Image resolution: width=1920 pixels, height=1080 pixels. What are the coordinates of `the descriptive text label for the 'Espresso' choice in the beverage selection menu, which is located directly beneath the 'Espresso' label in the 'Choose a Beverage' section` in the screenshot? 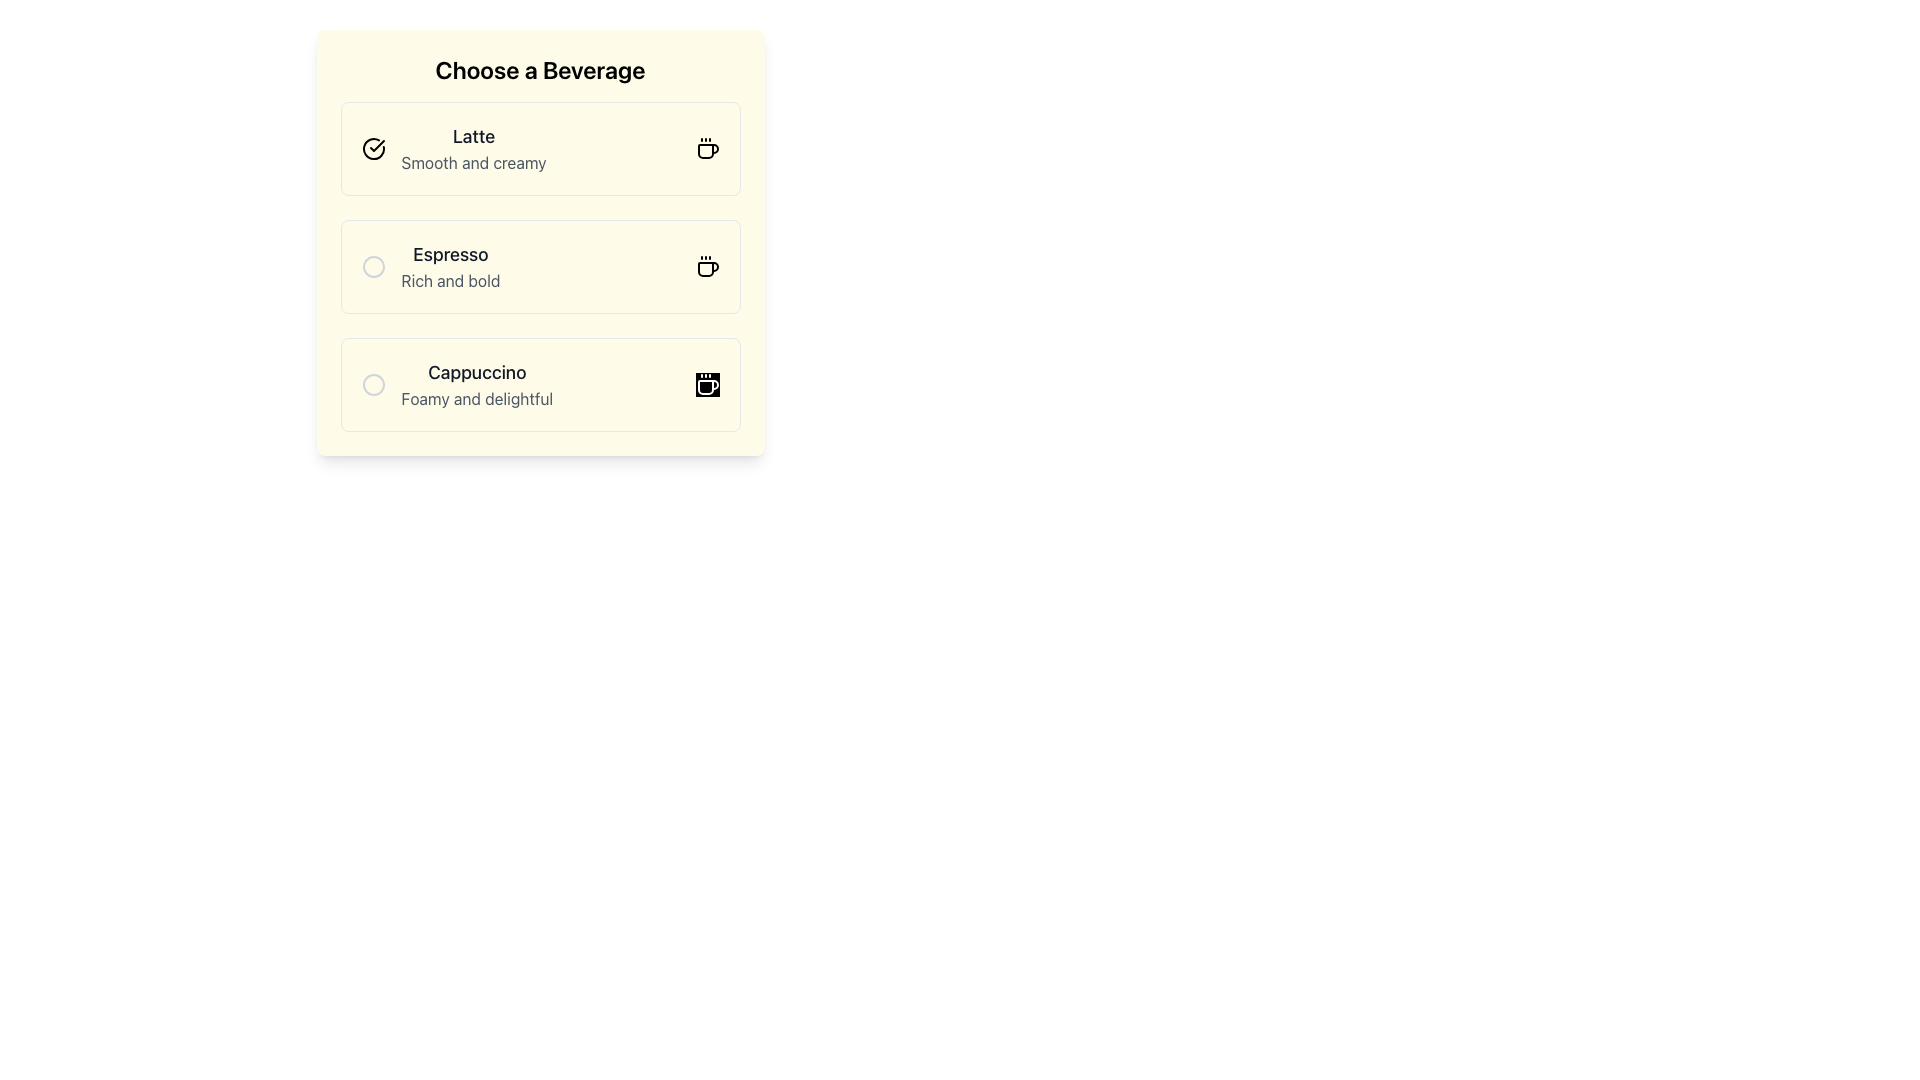 It's located at (450, 281).